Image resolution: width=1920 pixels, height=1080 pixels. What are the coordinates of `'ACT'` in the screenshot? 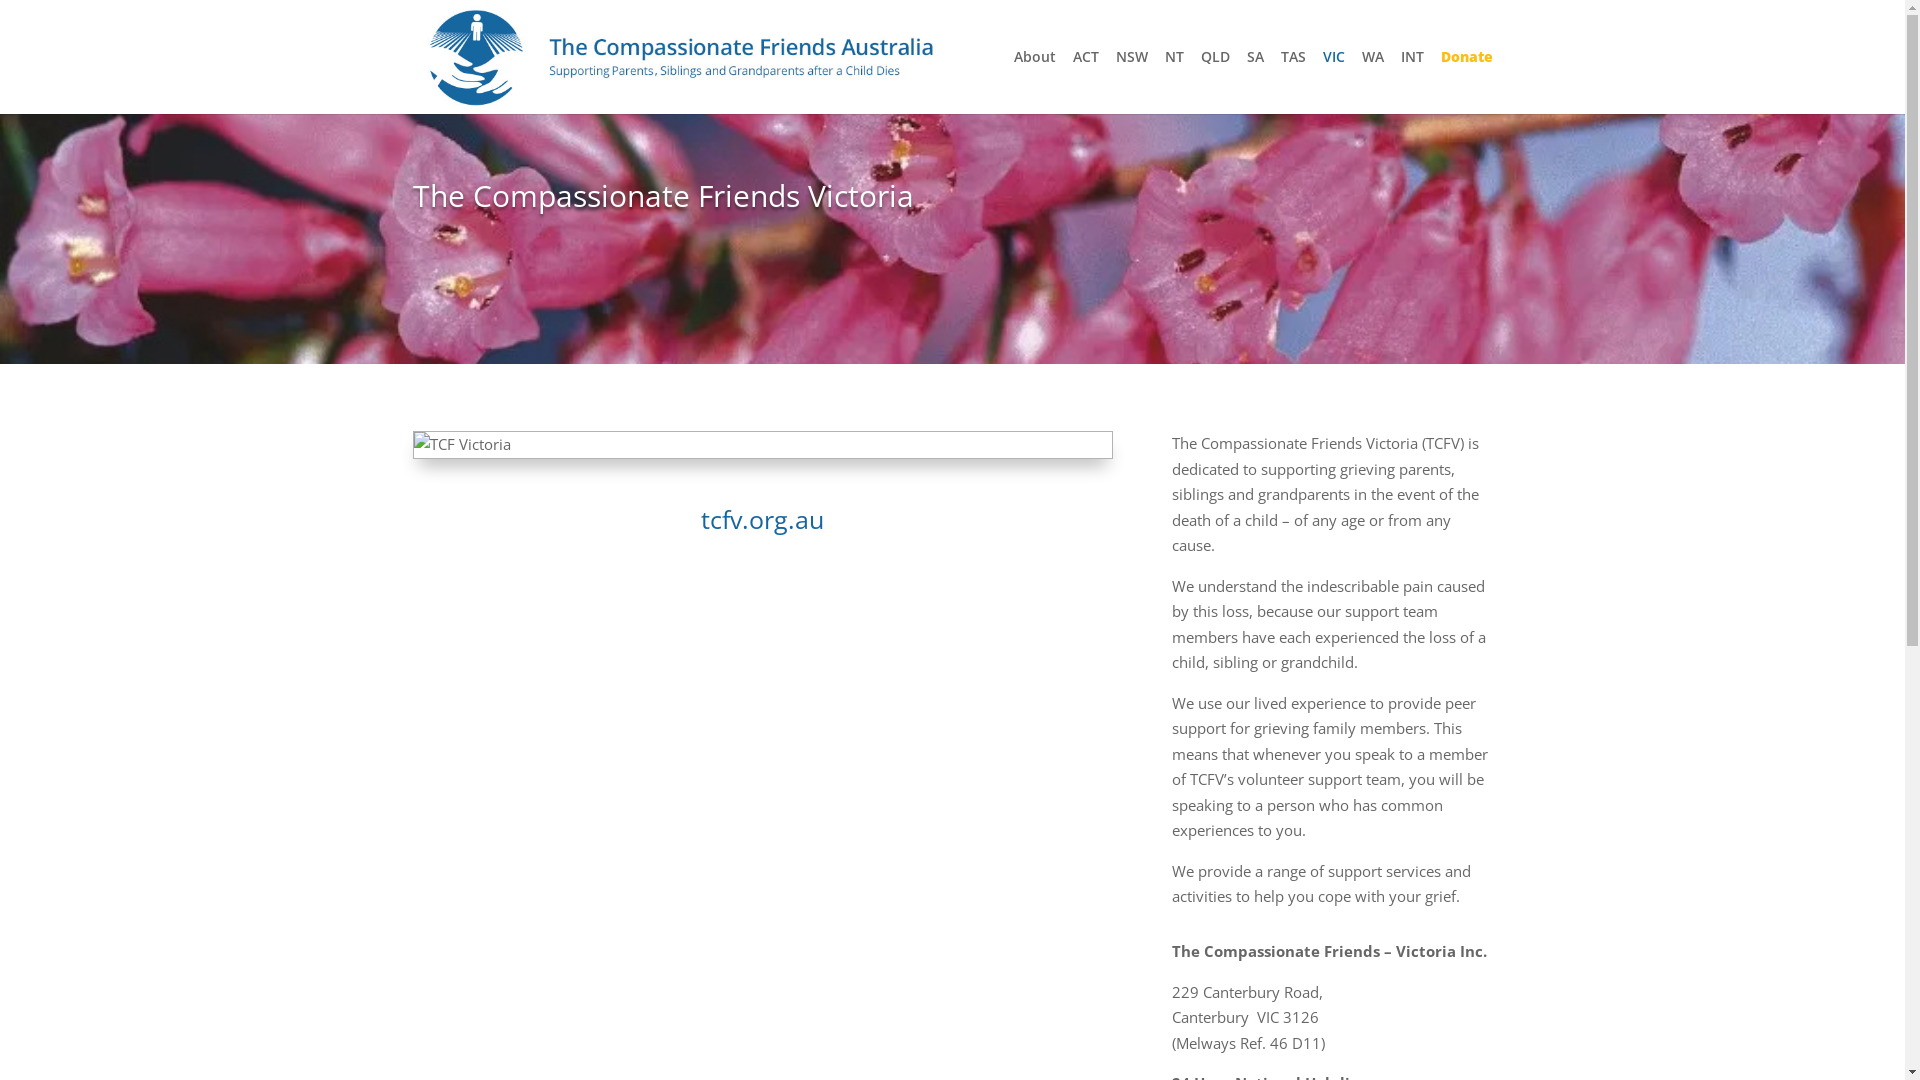 It's located at (1070, 80).